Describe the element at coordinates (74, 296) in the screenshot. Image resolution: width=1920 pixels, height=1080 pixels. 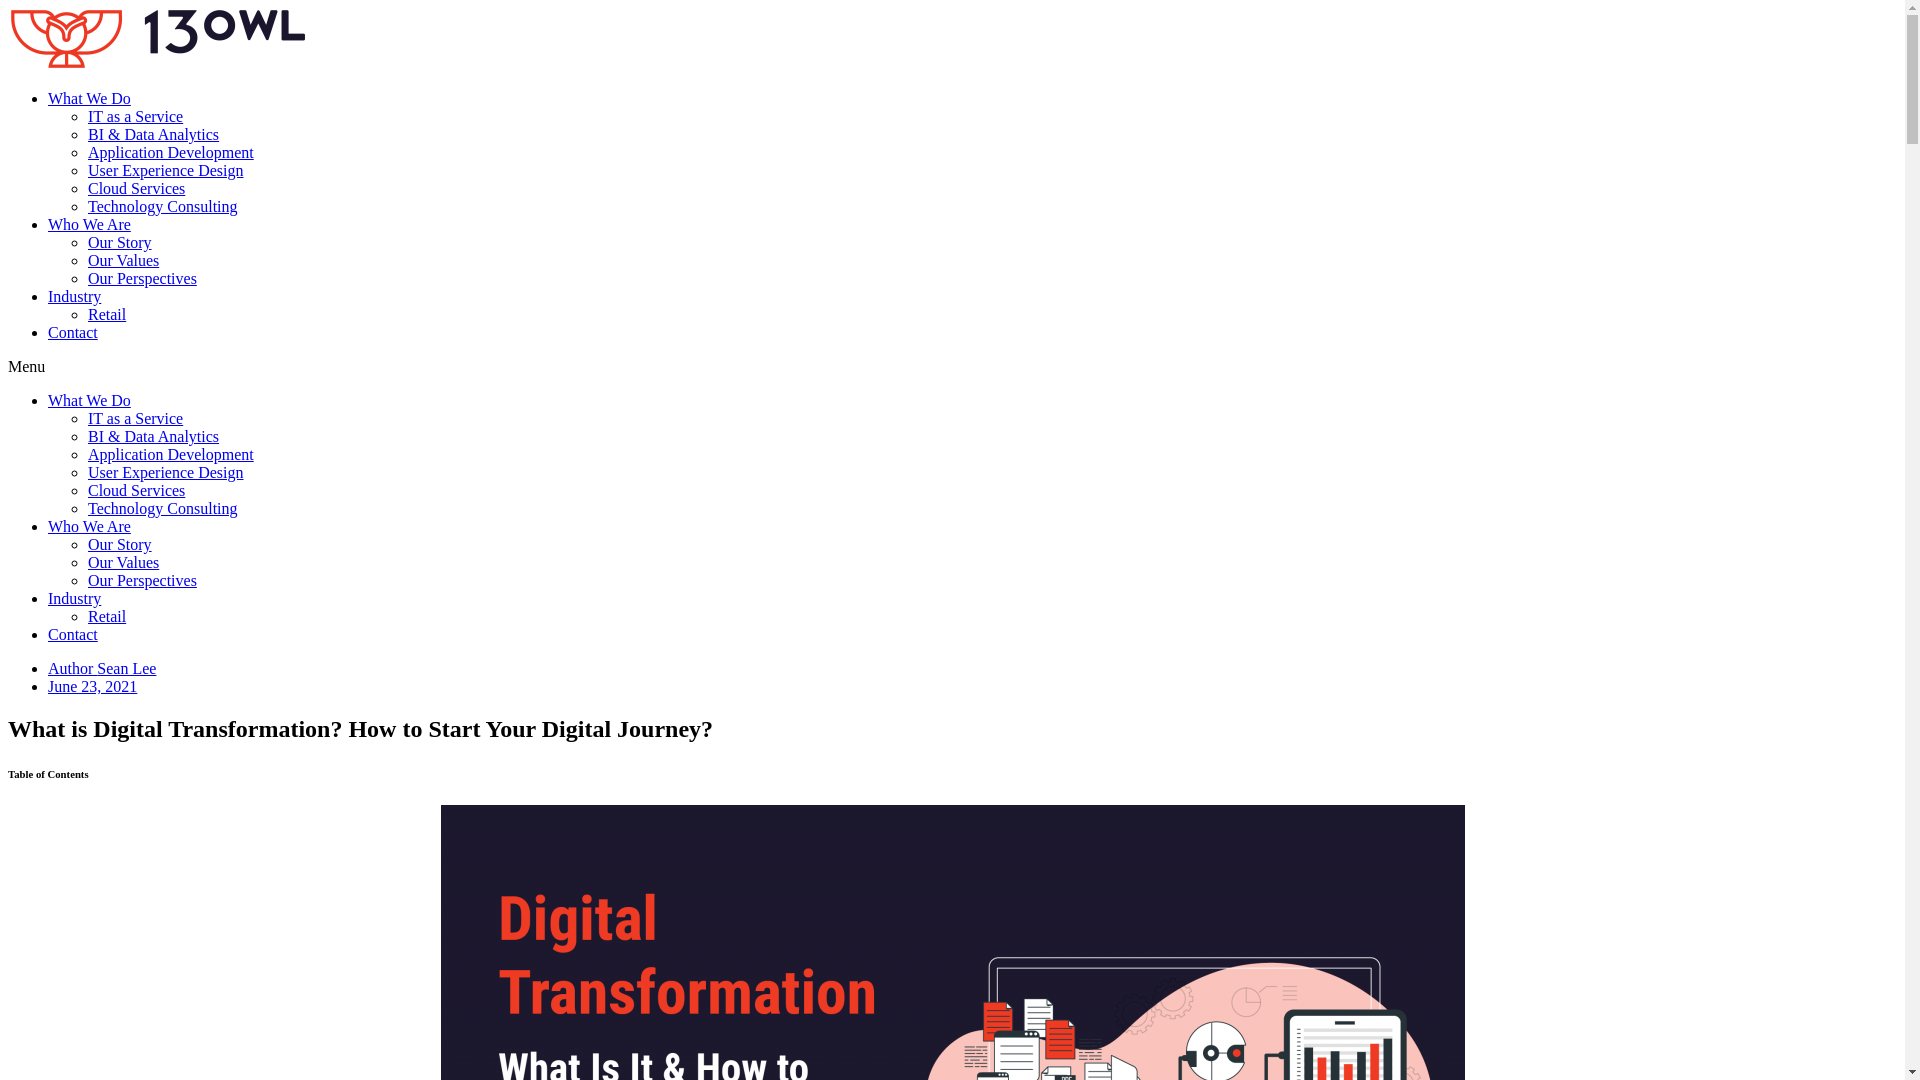
I see `'Industry'` at that location.